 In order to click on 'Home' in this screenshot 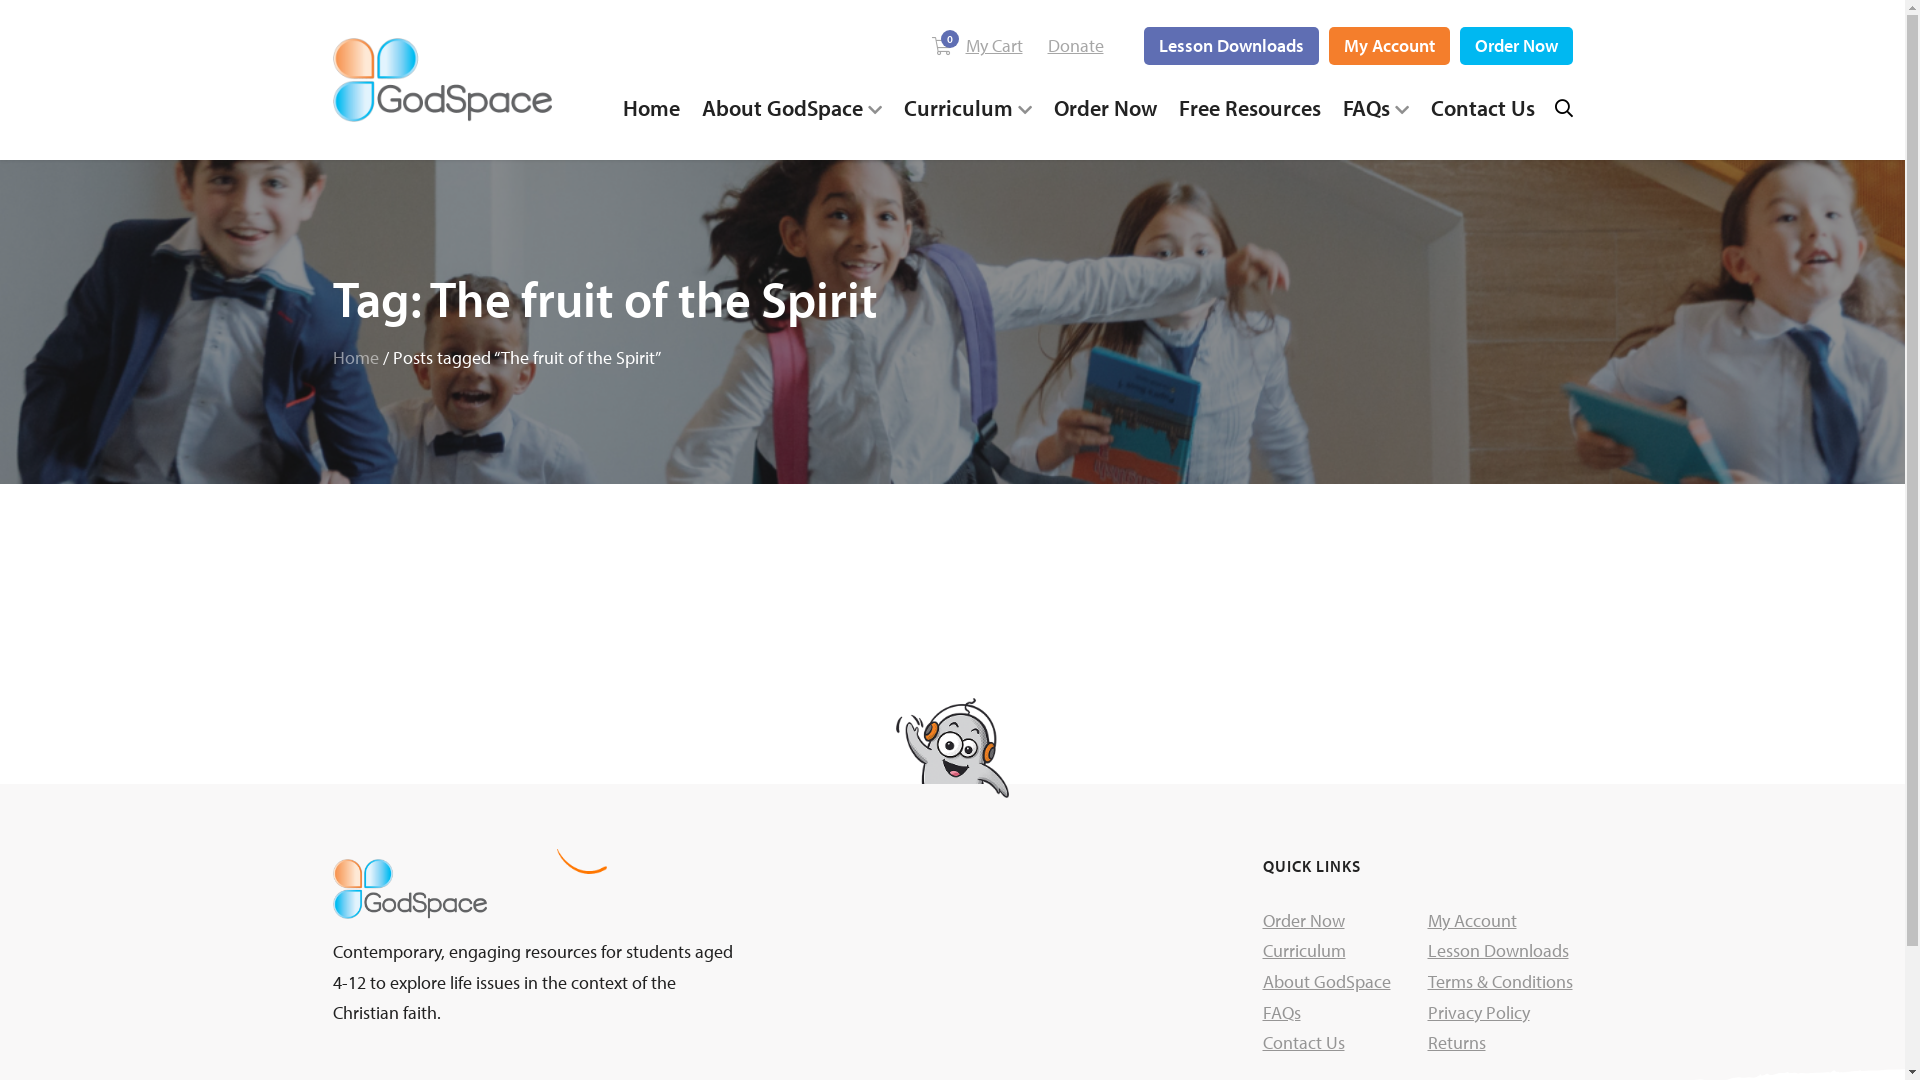, I will do `click(355, 356)`.